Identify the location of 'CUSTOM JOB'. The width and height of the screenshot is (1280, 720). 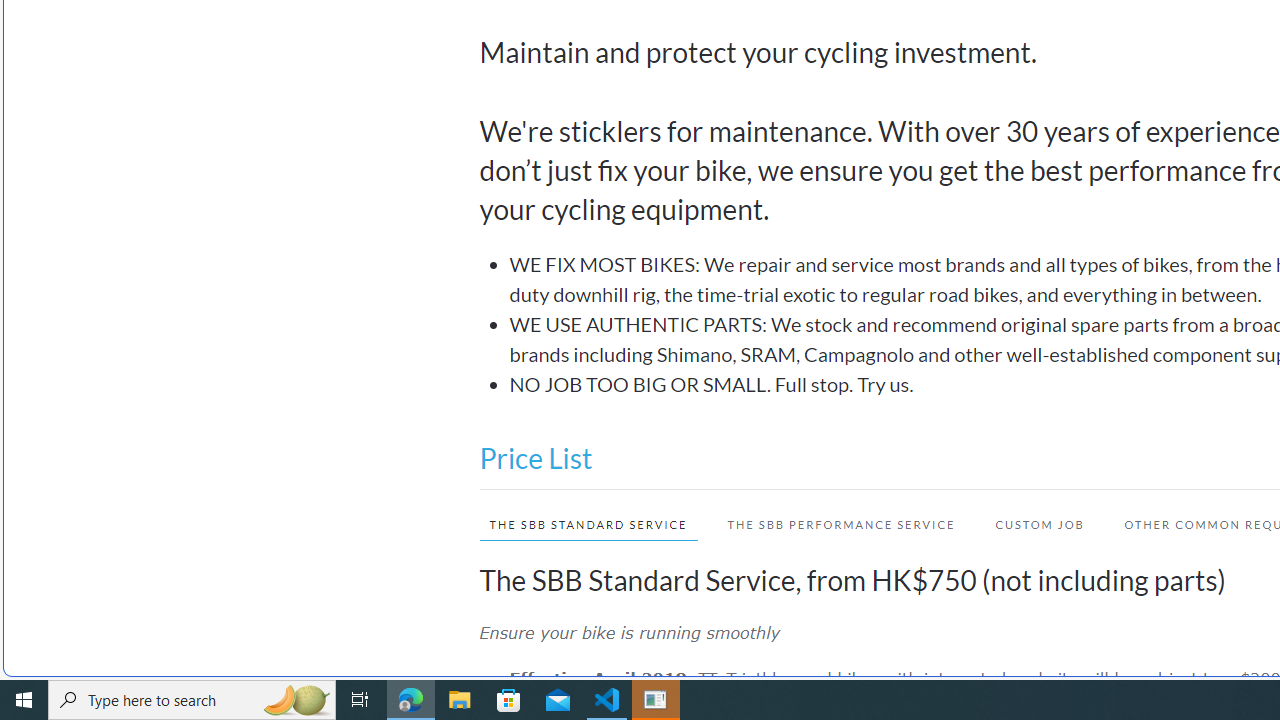
(1029, 523).